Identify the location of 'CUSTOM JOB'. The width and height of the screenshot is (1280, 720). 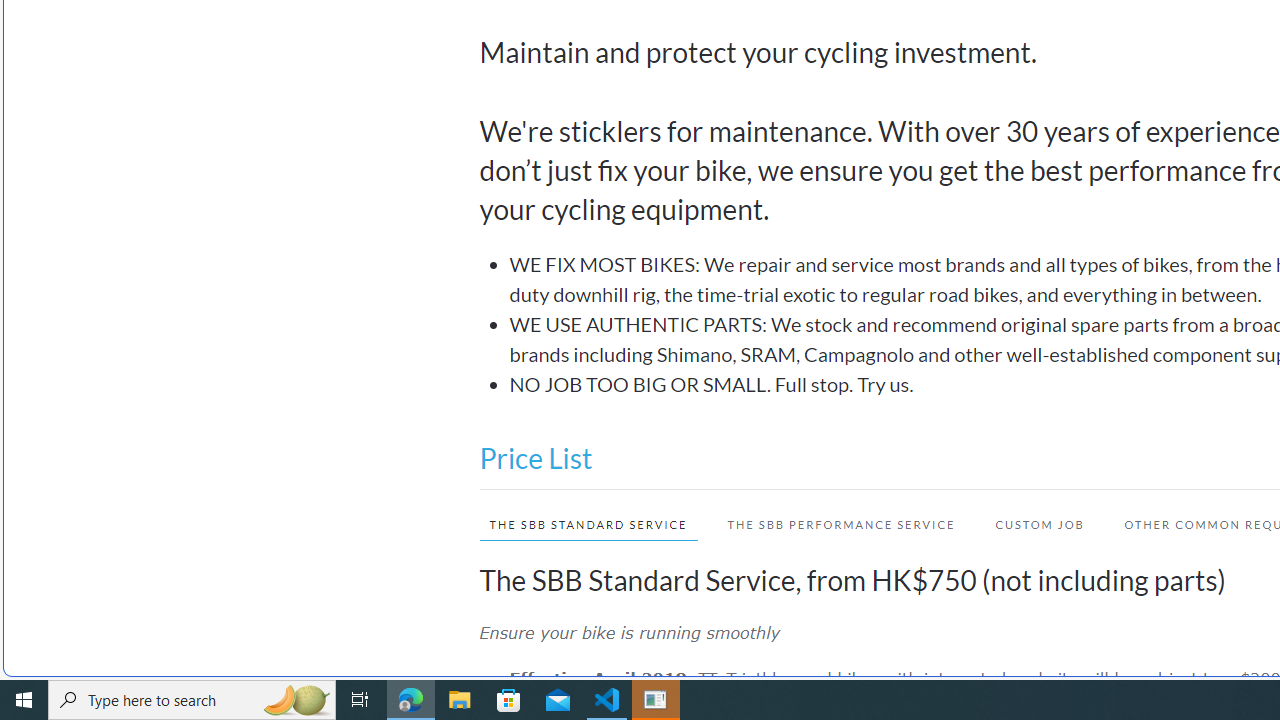
(1029, 523).